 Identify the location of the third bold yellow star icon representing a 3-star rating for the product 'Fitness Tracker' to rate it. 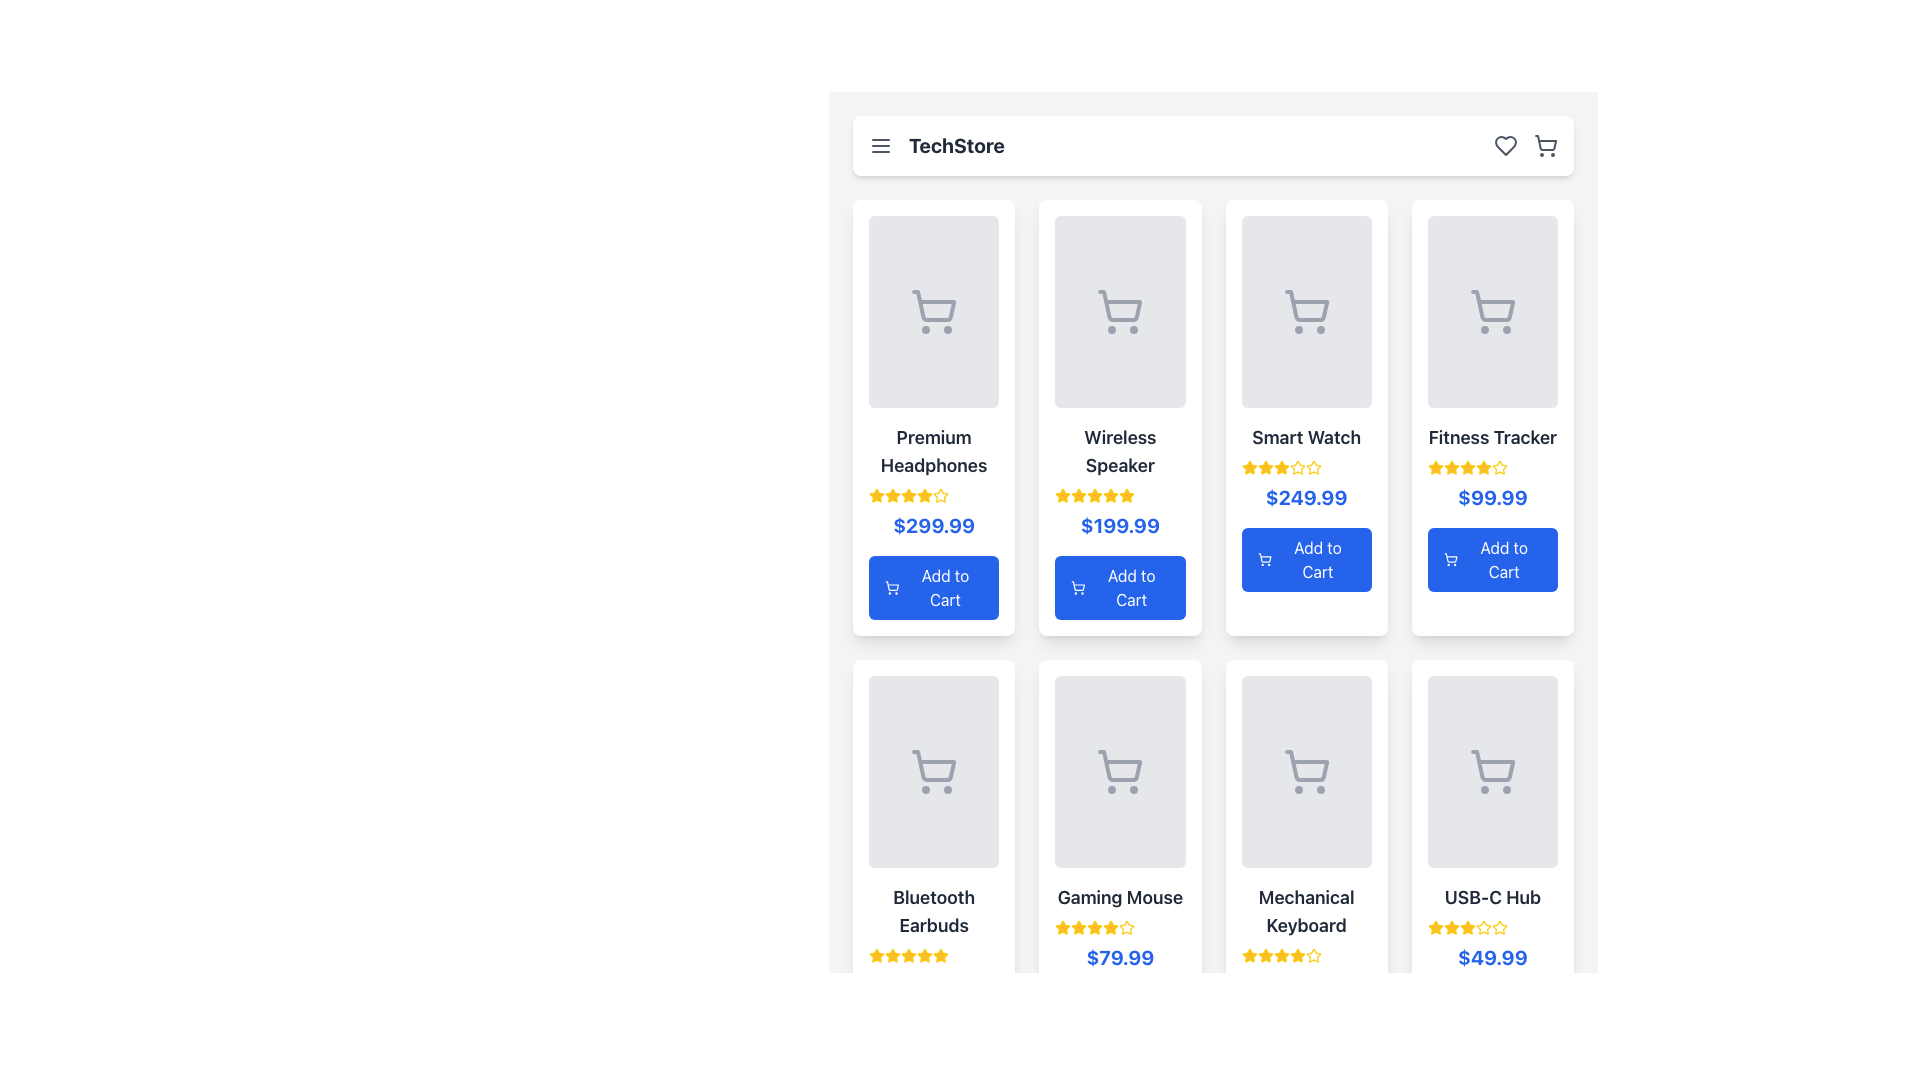
(1451, 467).